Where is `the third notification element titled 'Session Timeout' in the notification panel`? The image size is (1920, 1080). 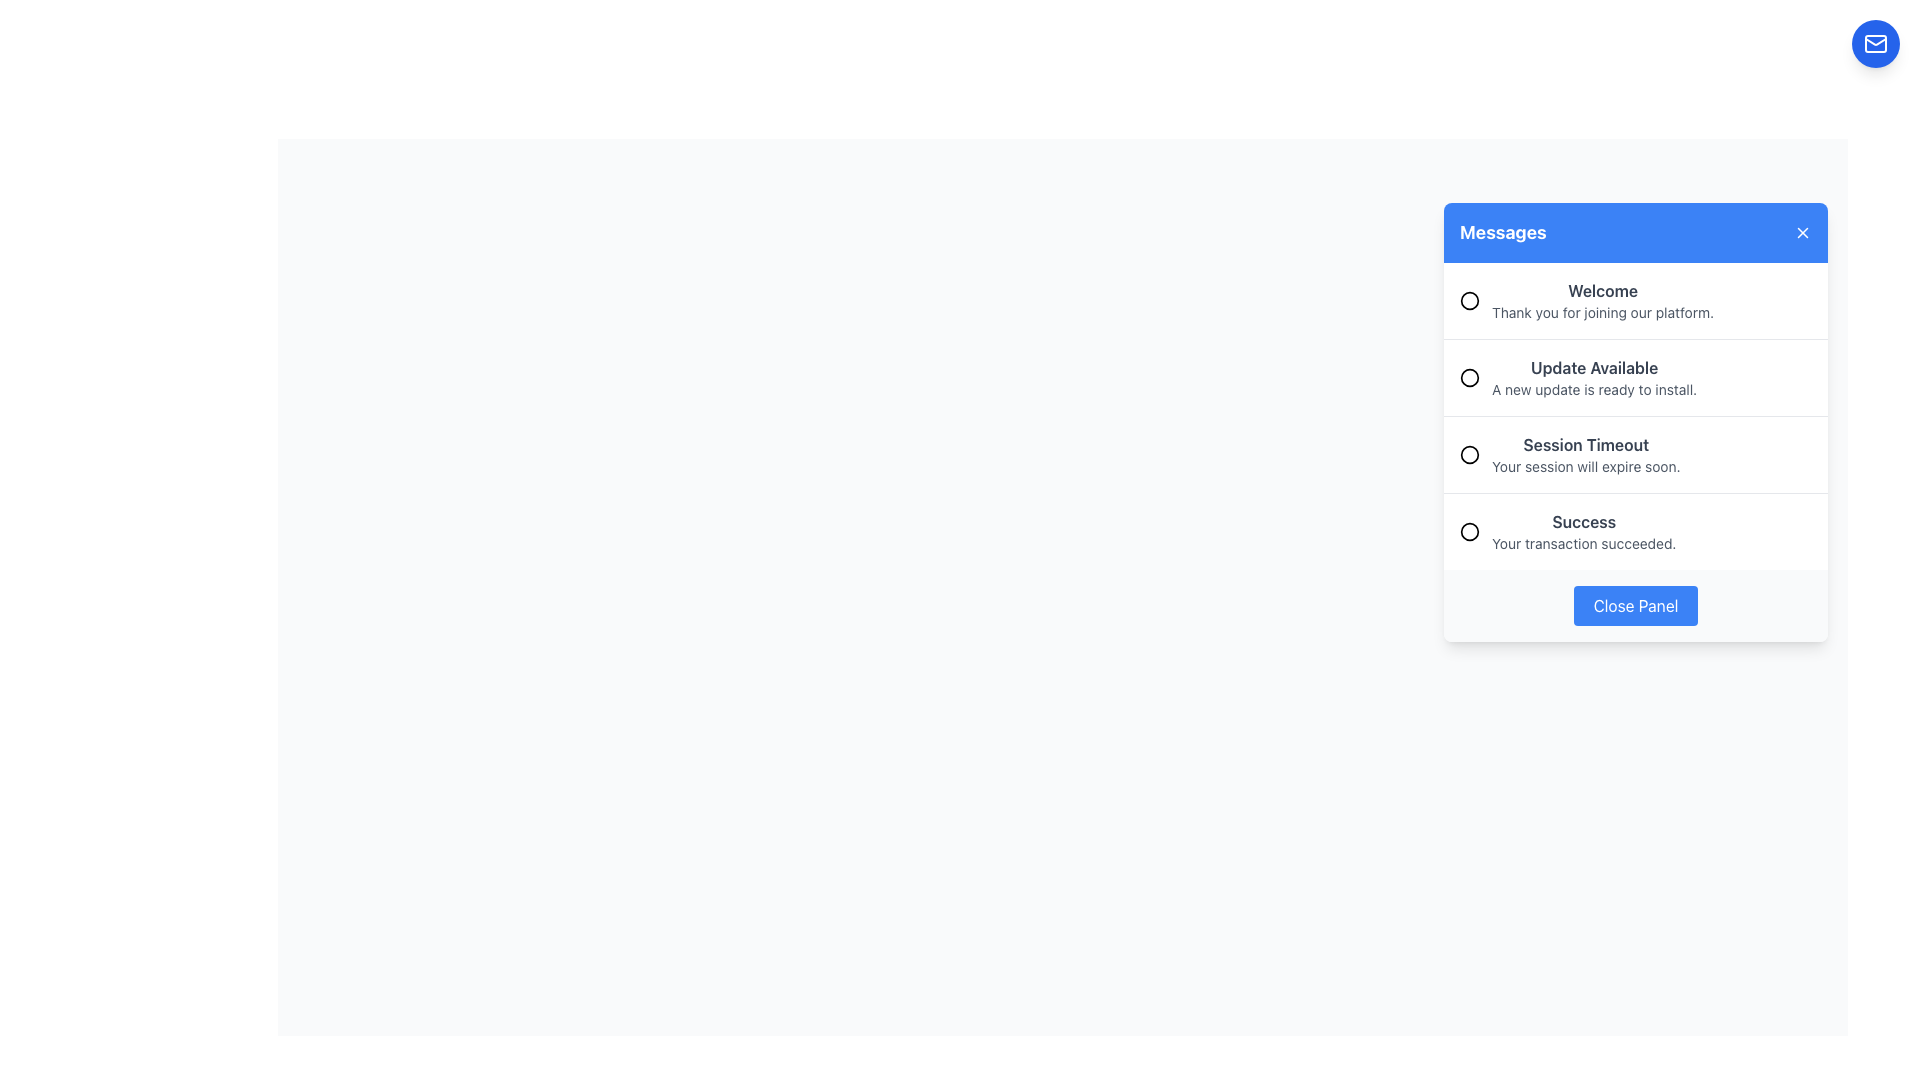 the third notification element titled 'Session Timeout' in the notification panel is located at coordinates (1636, 454).